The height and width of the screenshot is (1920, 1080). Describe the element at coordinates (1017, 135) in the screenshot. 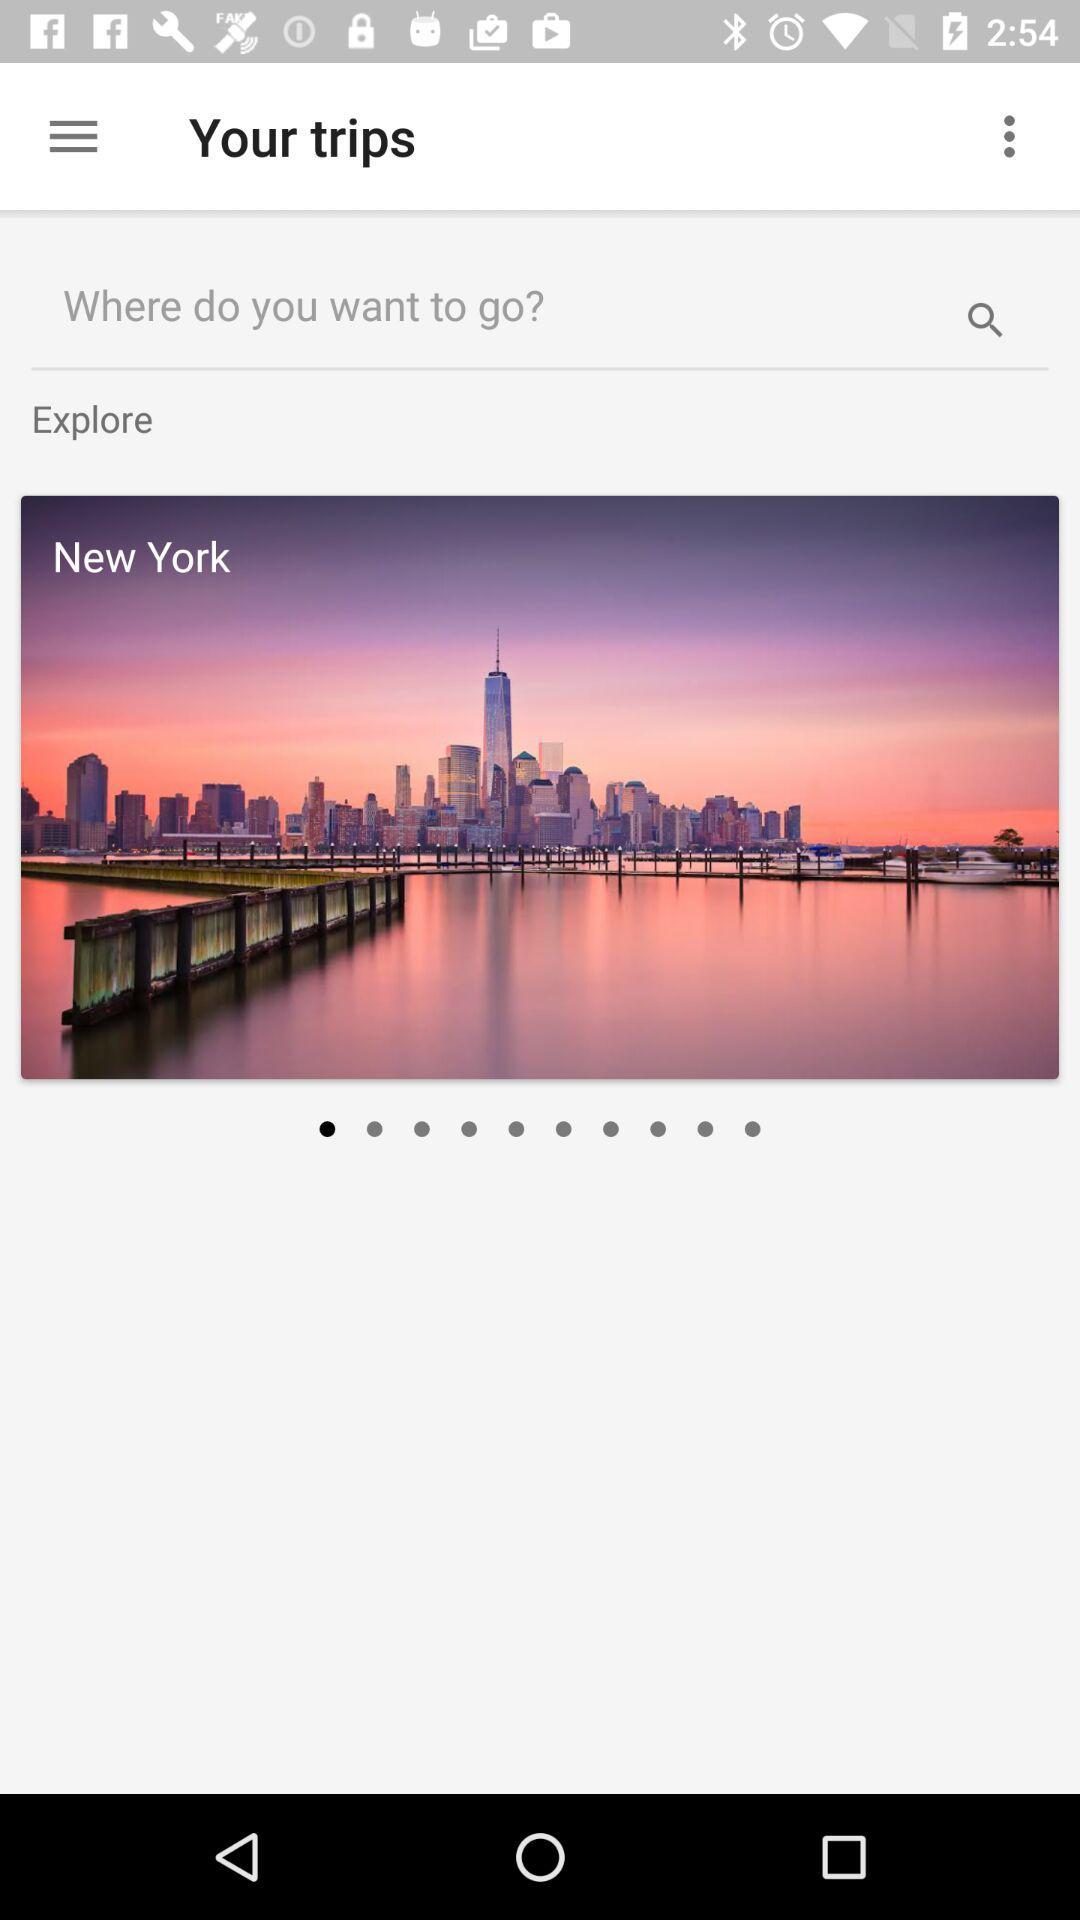

I see `item to the right of your trips` at that location.